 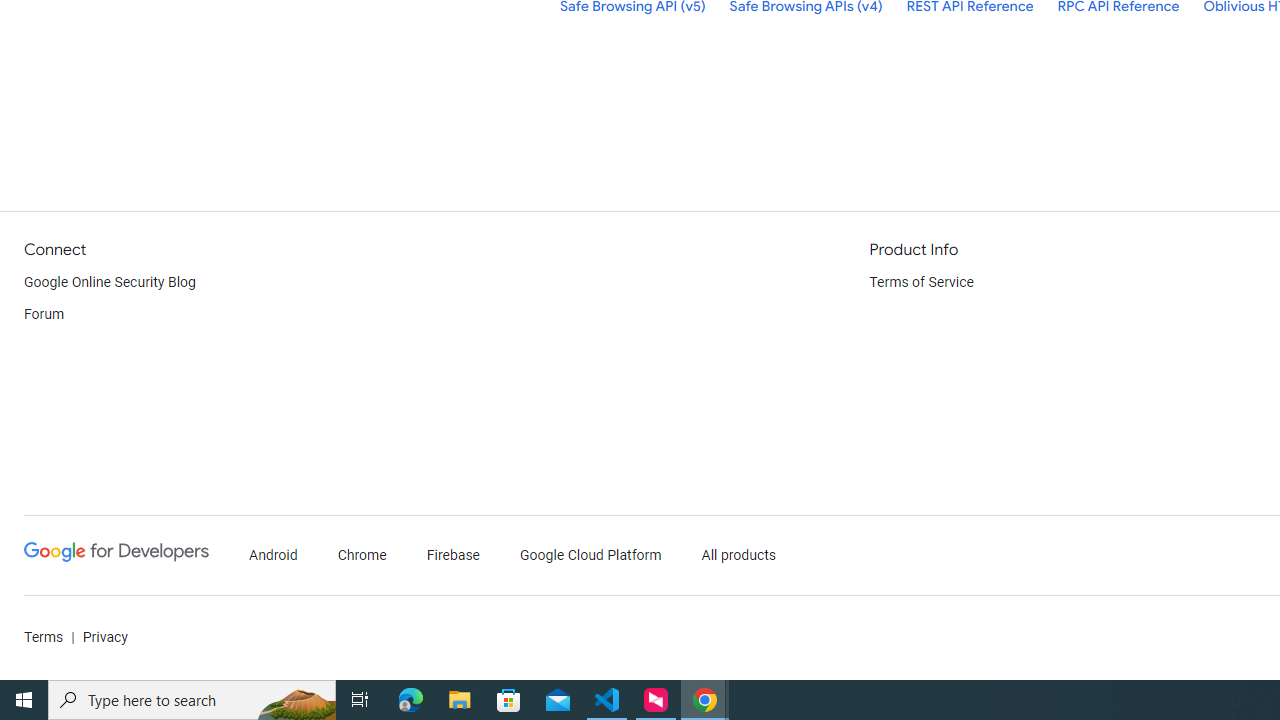 I want to click on 'Android', so click(x=272, y=555).